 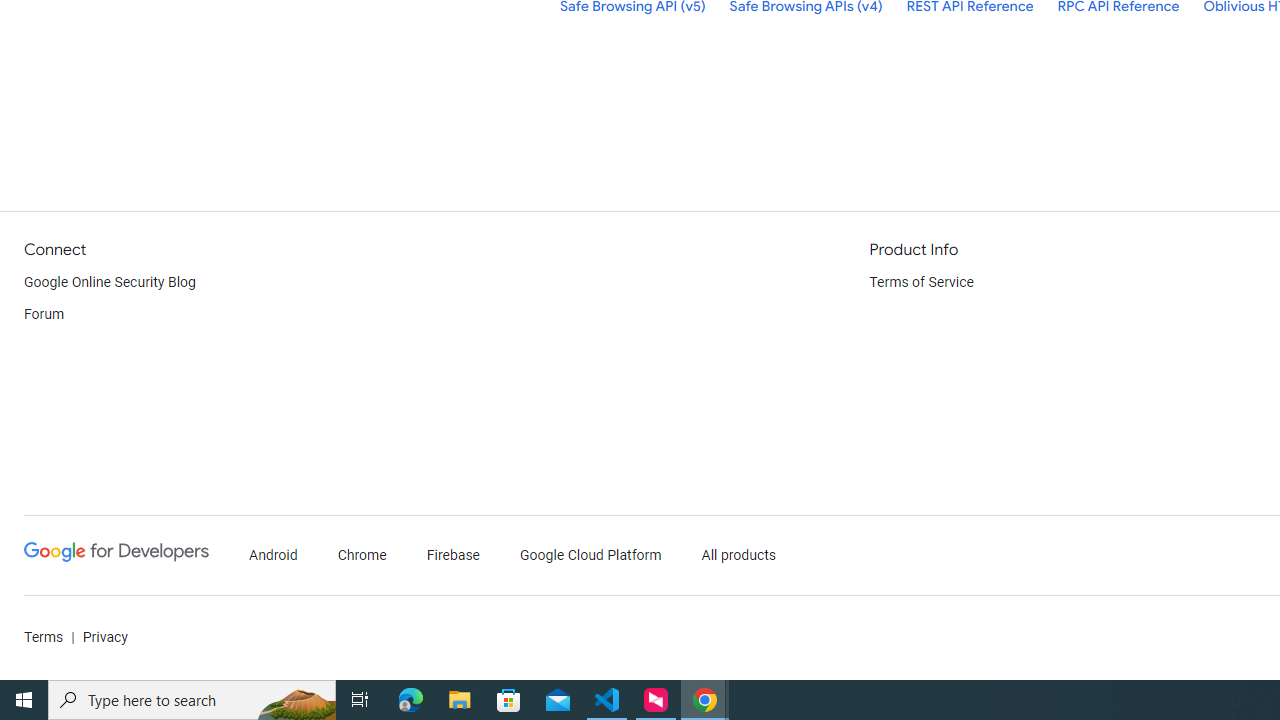 I want to click on 'Android', so click(x=272, y=555).